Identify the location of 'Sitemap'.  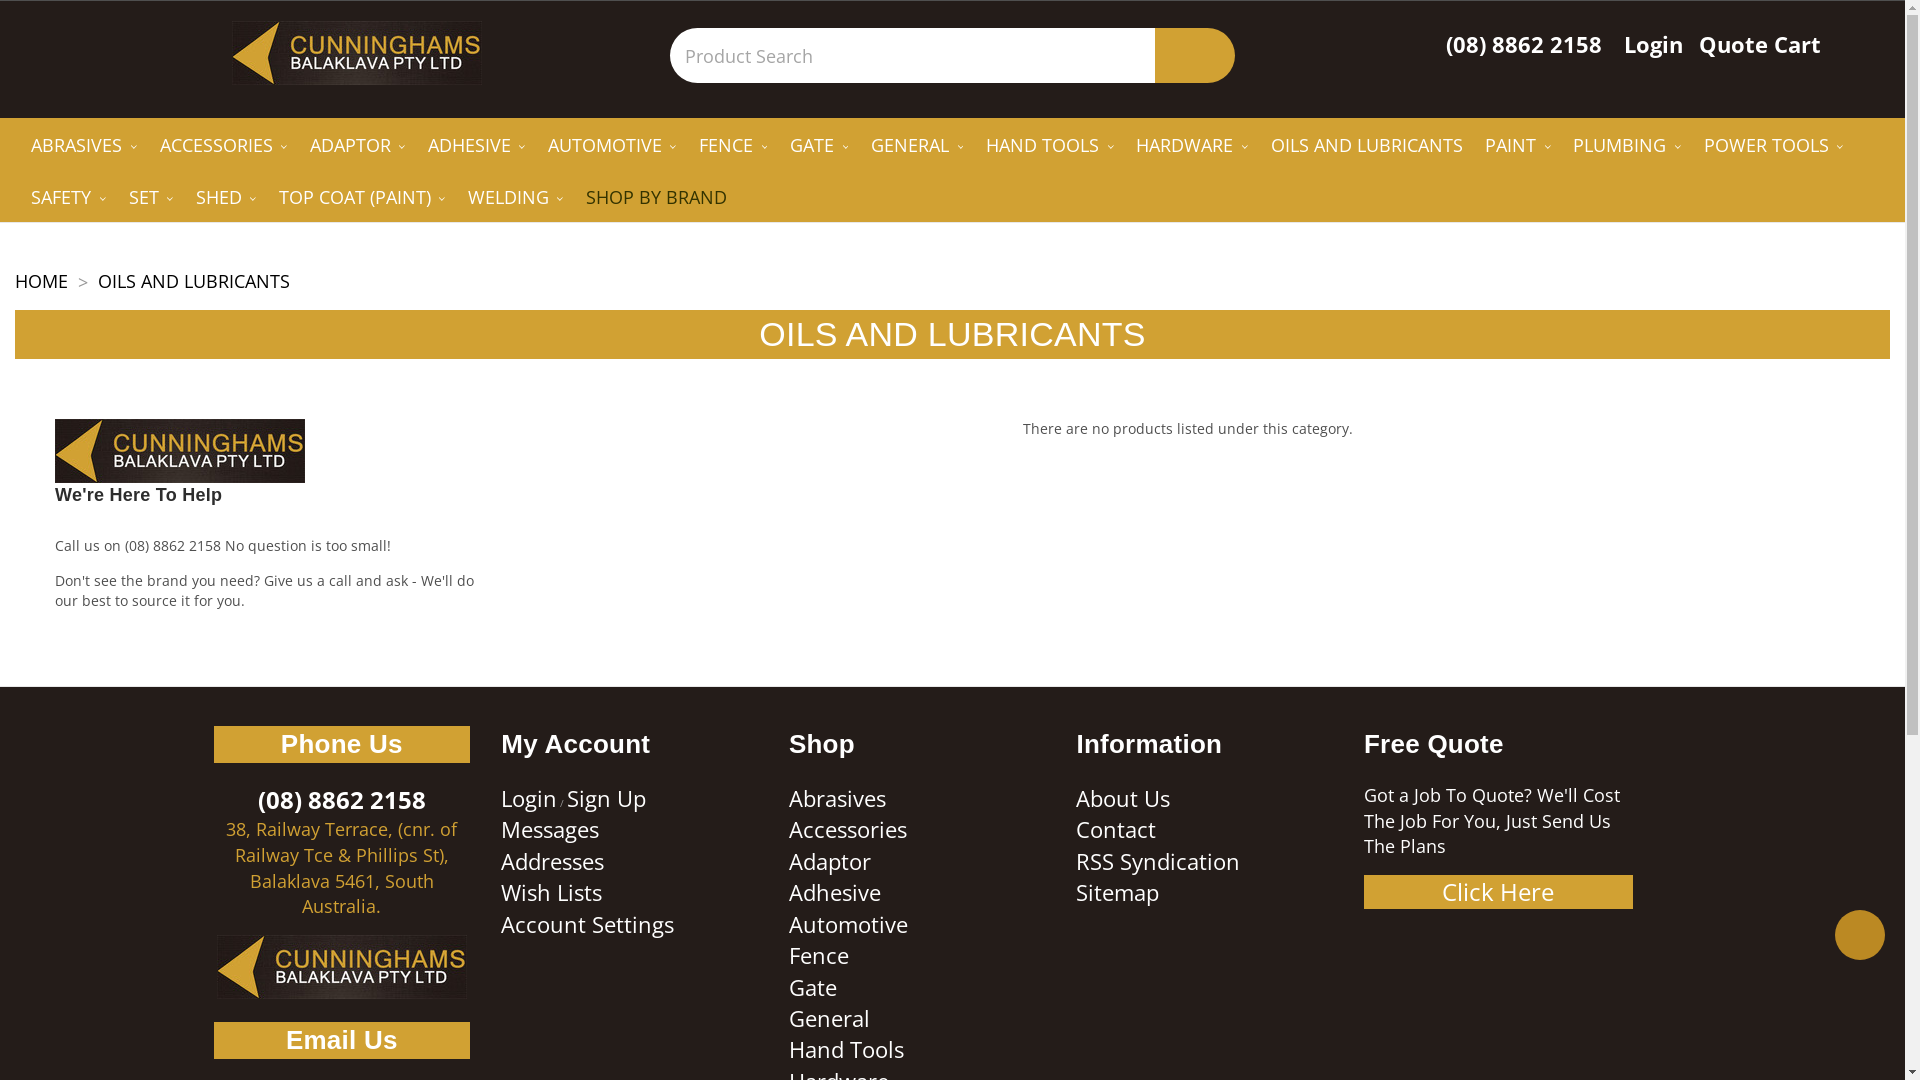
(1074, 890).